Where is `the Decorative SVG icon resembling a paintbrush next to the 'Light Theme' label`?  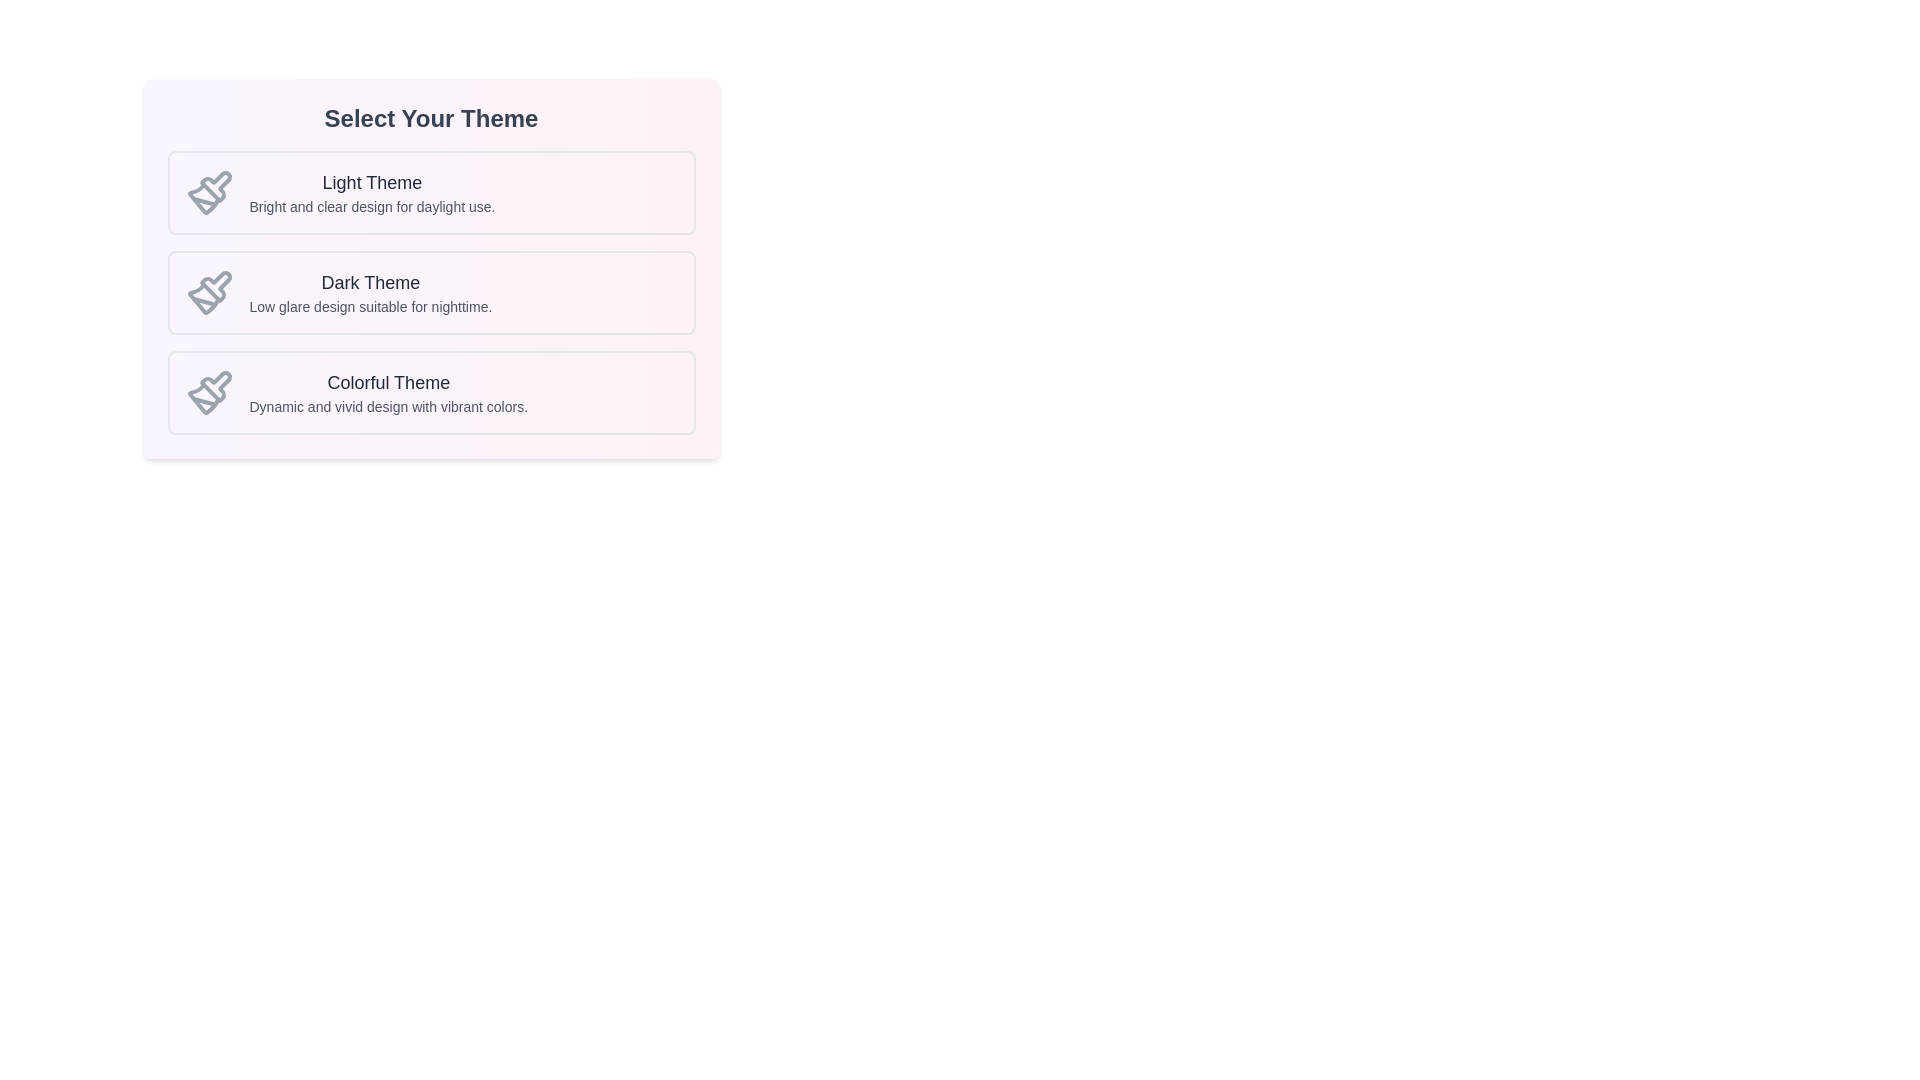 the Decorative SVG icon resembling a paintbrush next to the 'Light Theme' label is located at coordinates (215, 186).